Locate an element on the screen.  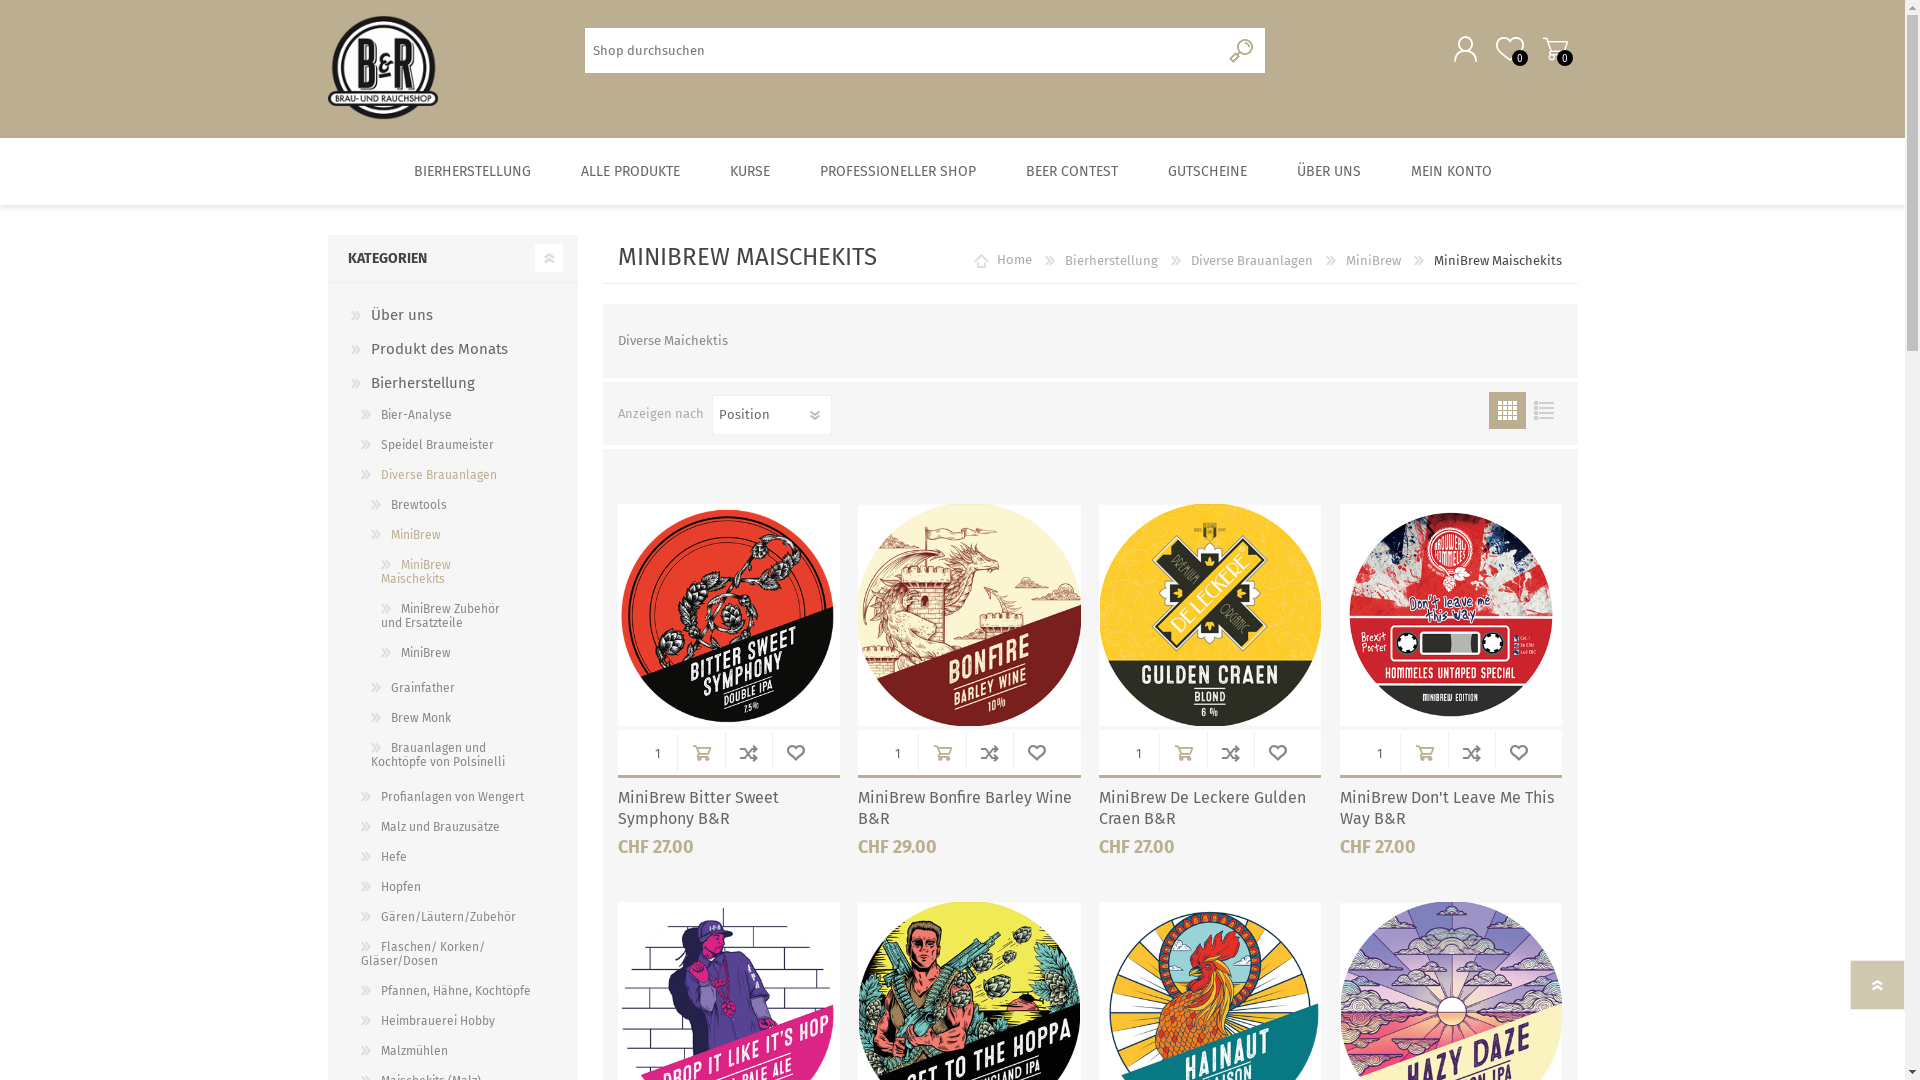
'BIERHERSTELLUNG' is located at coordinates (470, 170).